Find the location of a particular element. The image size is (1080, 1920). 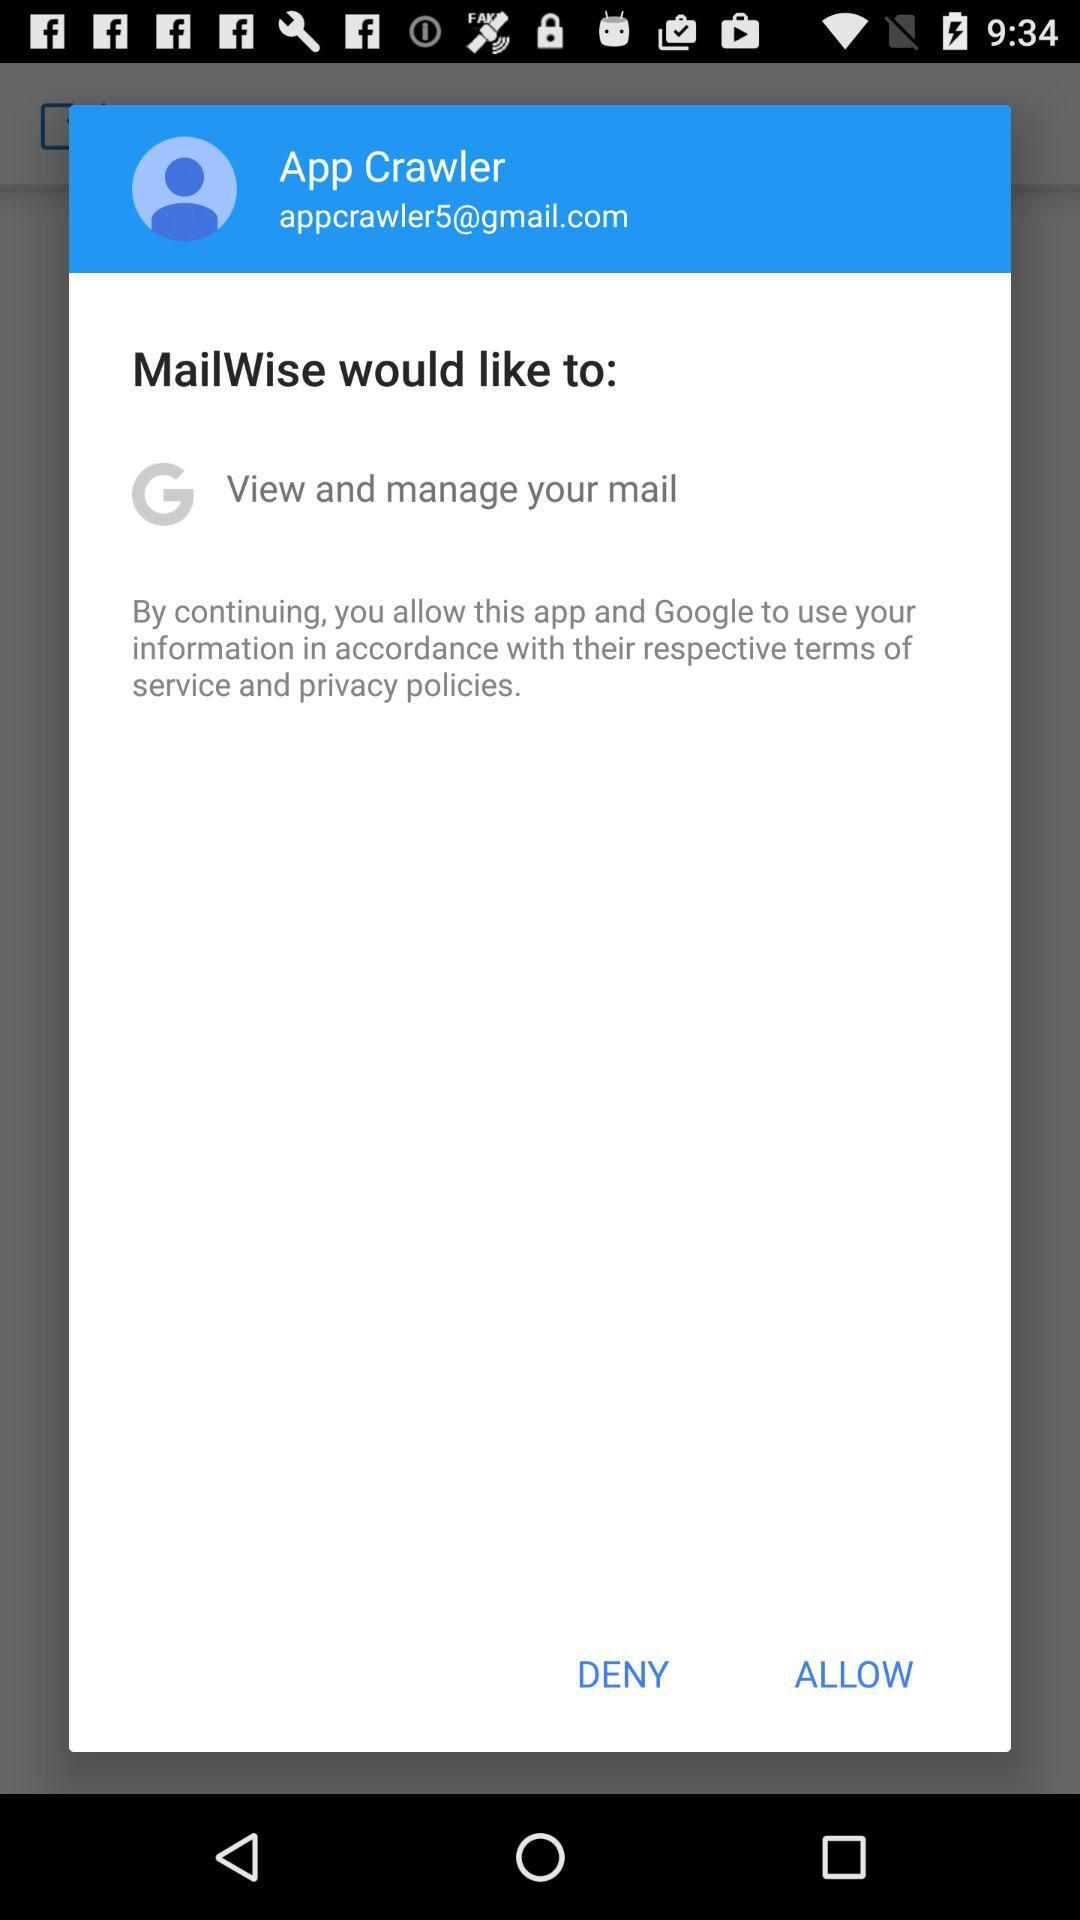

item below mailwise would like is located at coordinates (452, 487).